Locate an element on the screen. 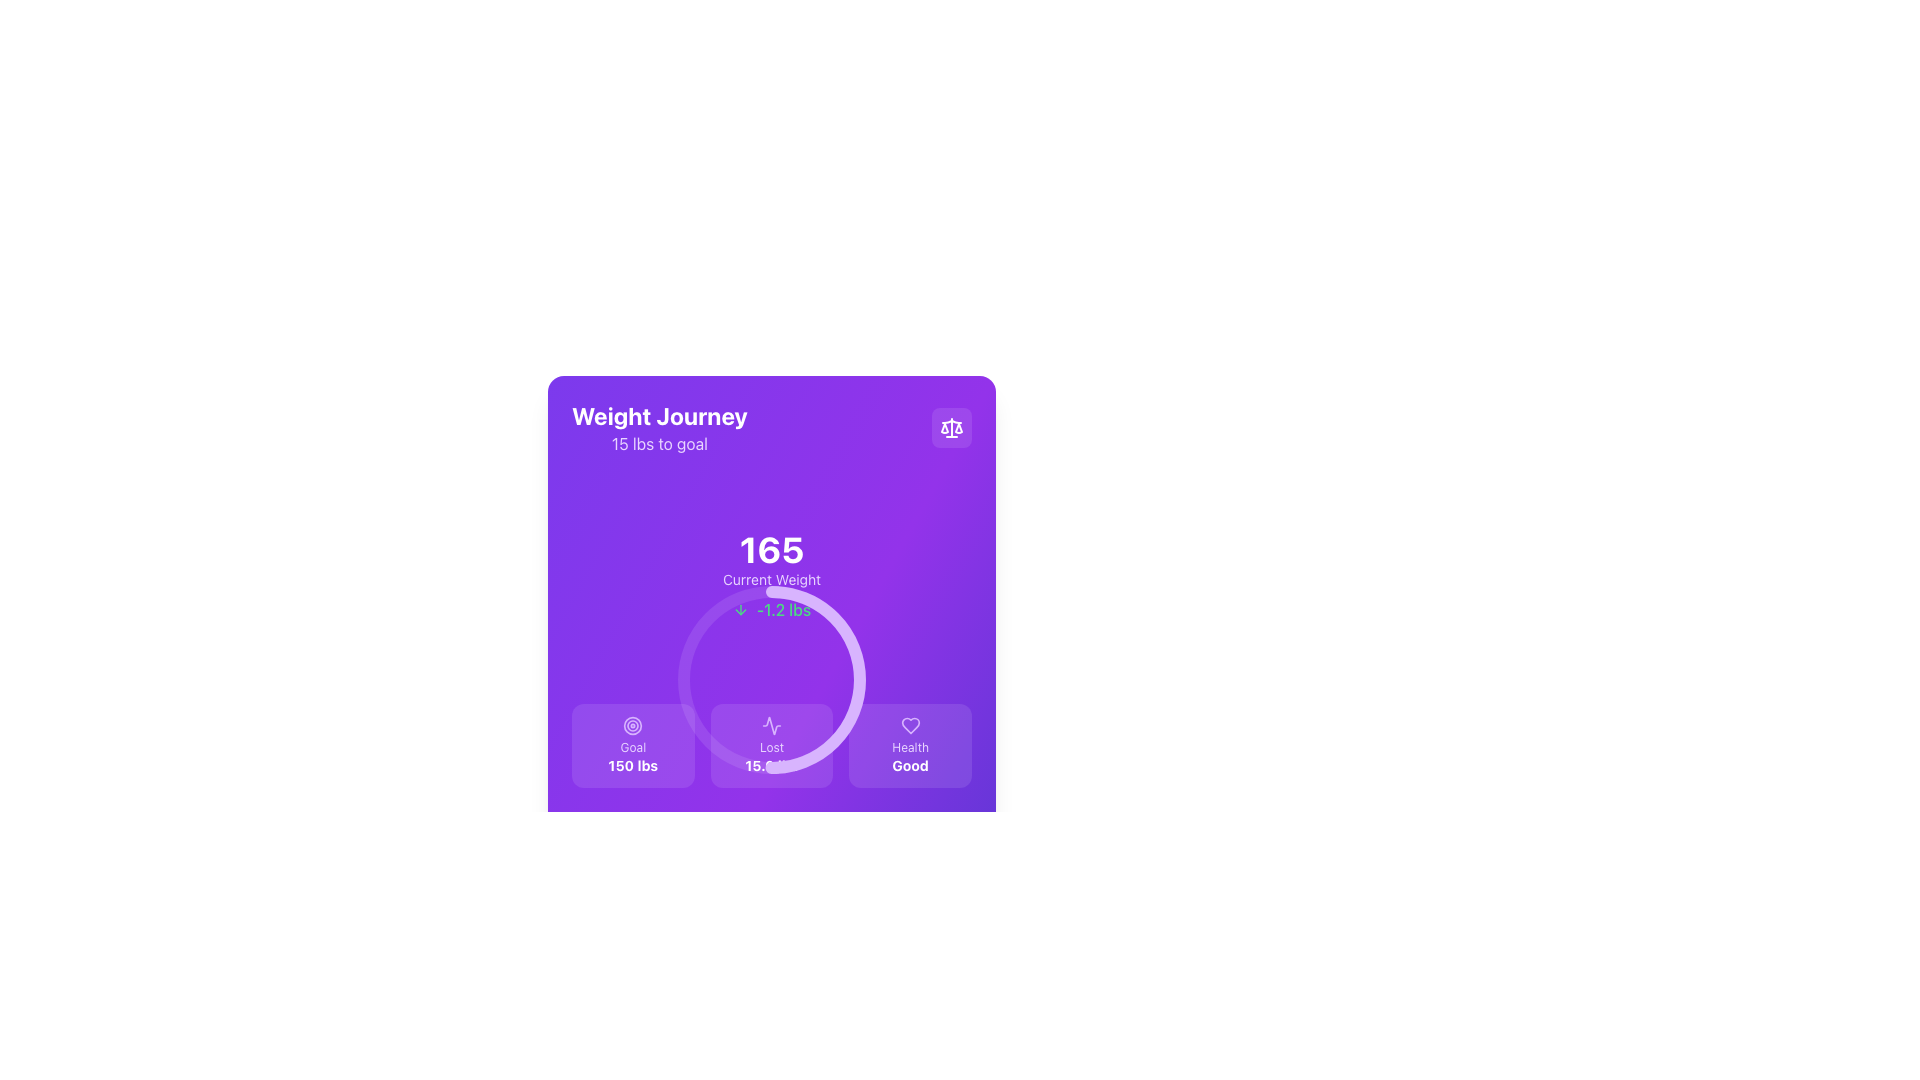 The image size is (1920, 1080). the 'Current Weight' label element, which displays the text in light purple on a vibrant purple background, positioned directly beneath the bold text '165' is located at coordinates (771, 579).